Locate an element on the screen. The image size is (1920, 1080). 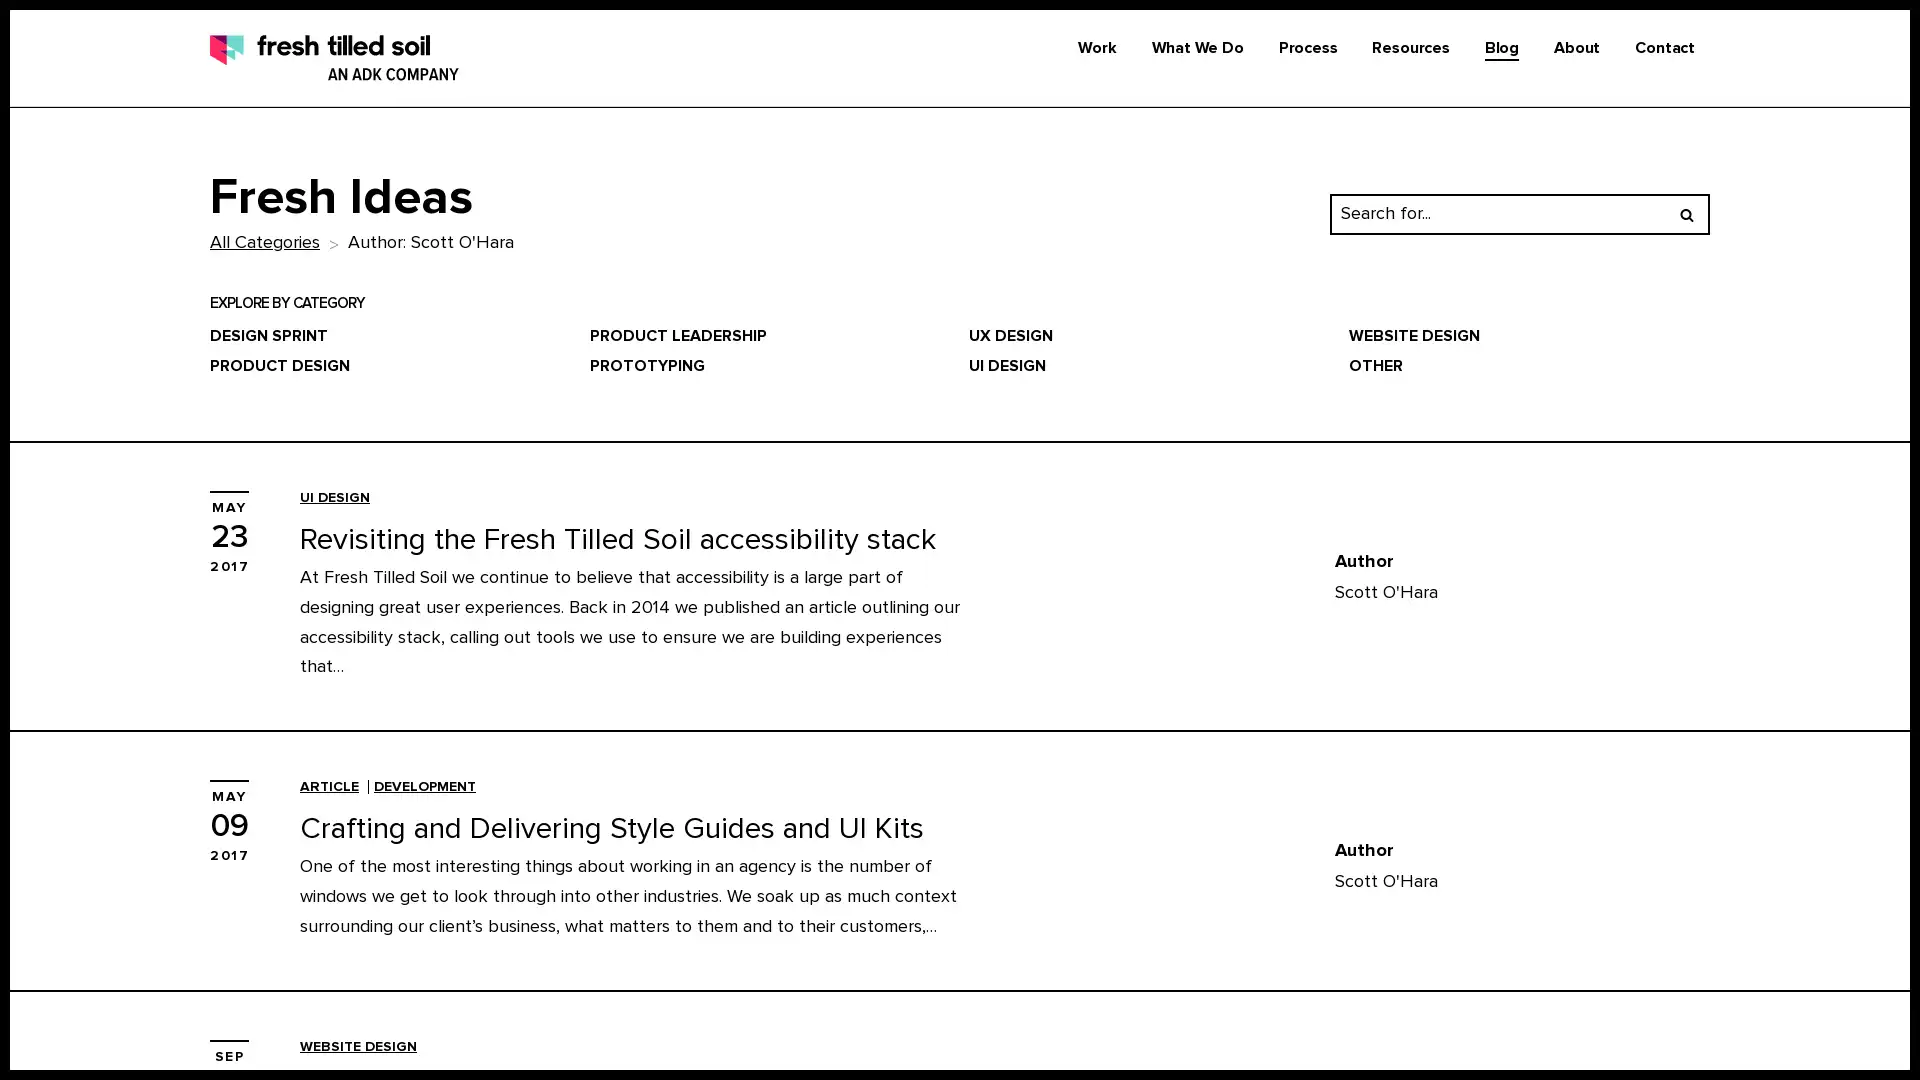
SUBMIT SEARCH is located at coordinates (1685, 212).